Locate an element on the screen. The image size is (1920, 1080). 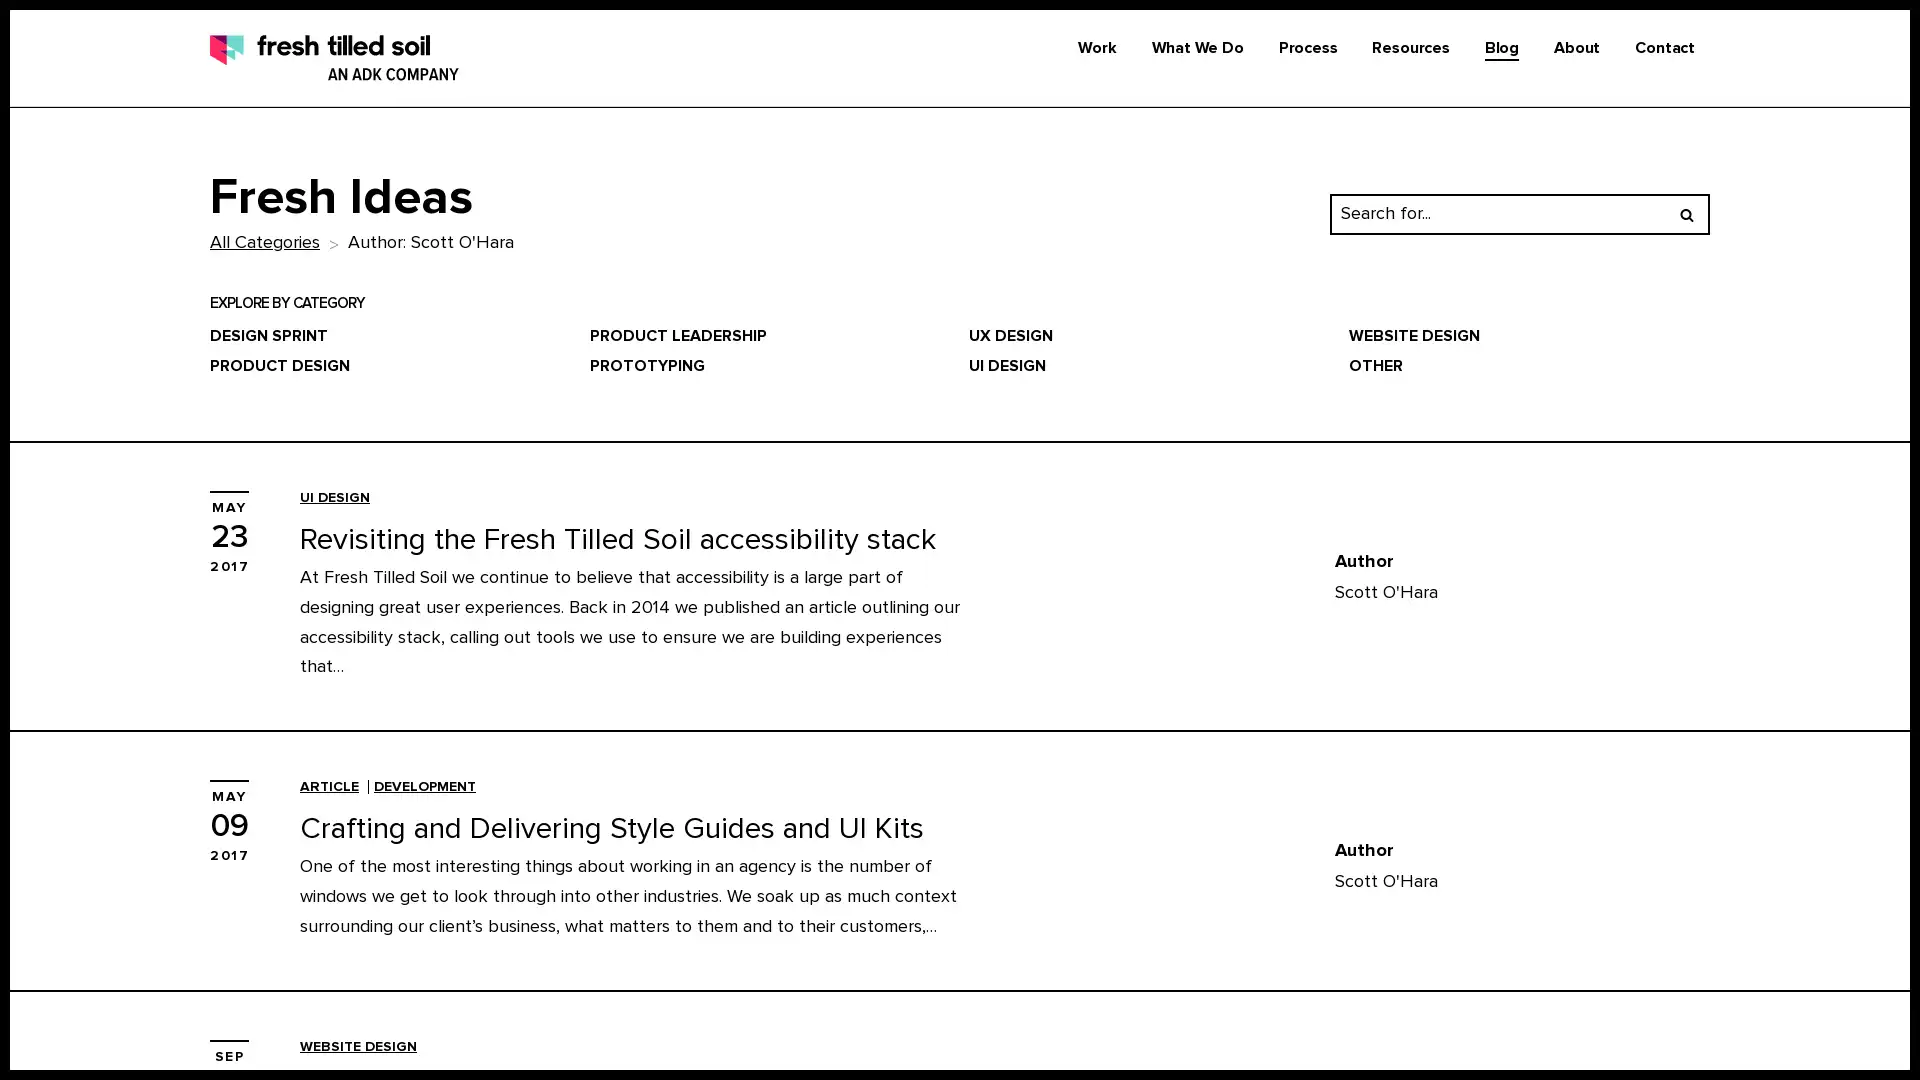
SUBMIT SEARCH is located at coordinates (1685, 212).